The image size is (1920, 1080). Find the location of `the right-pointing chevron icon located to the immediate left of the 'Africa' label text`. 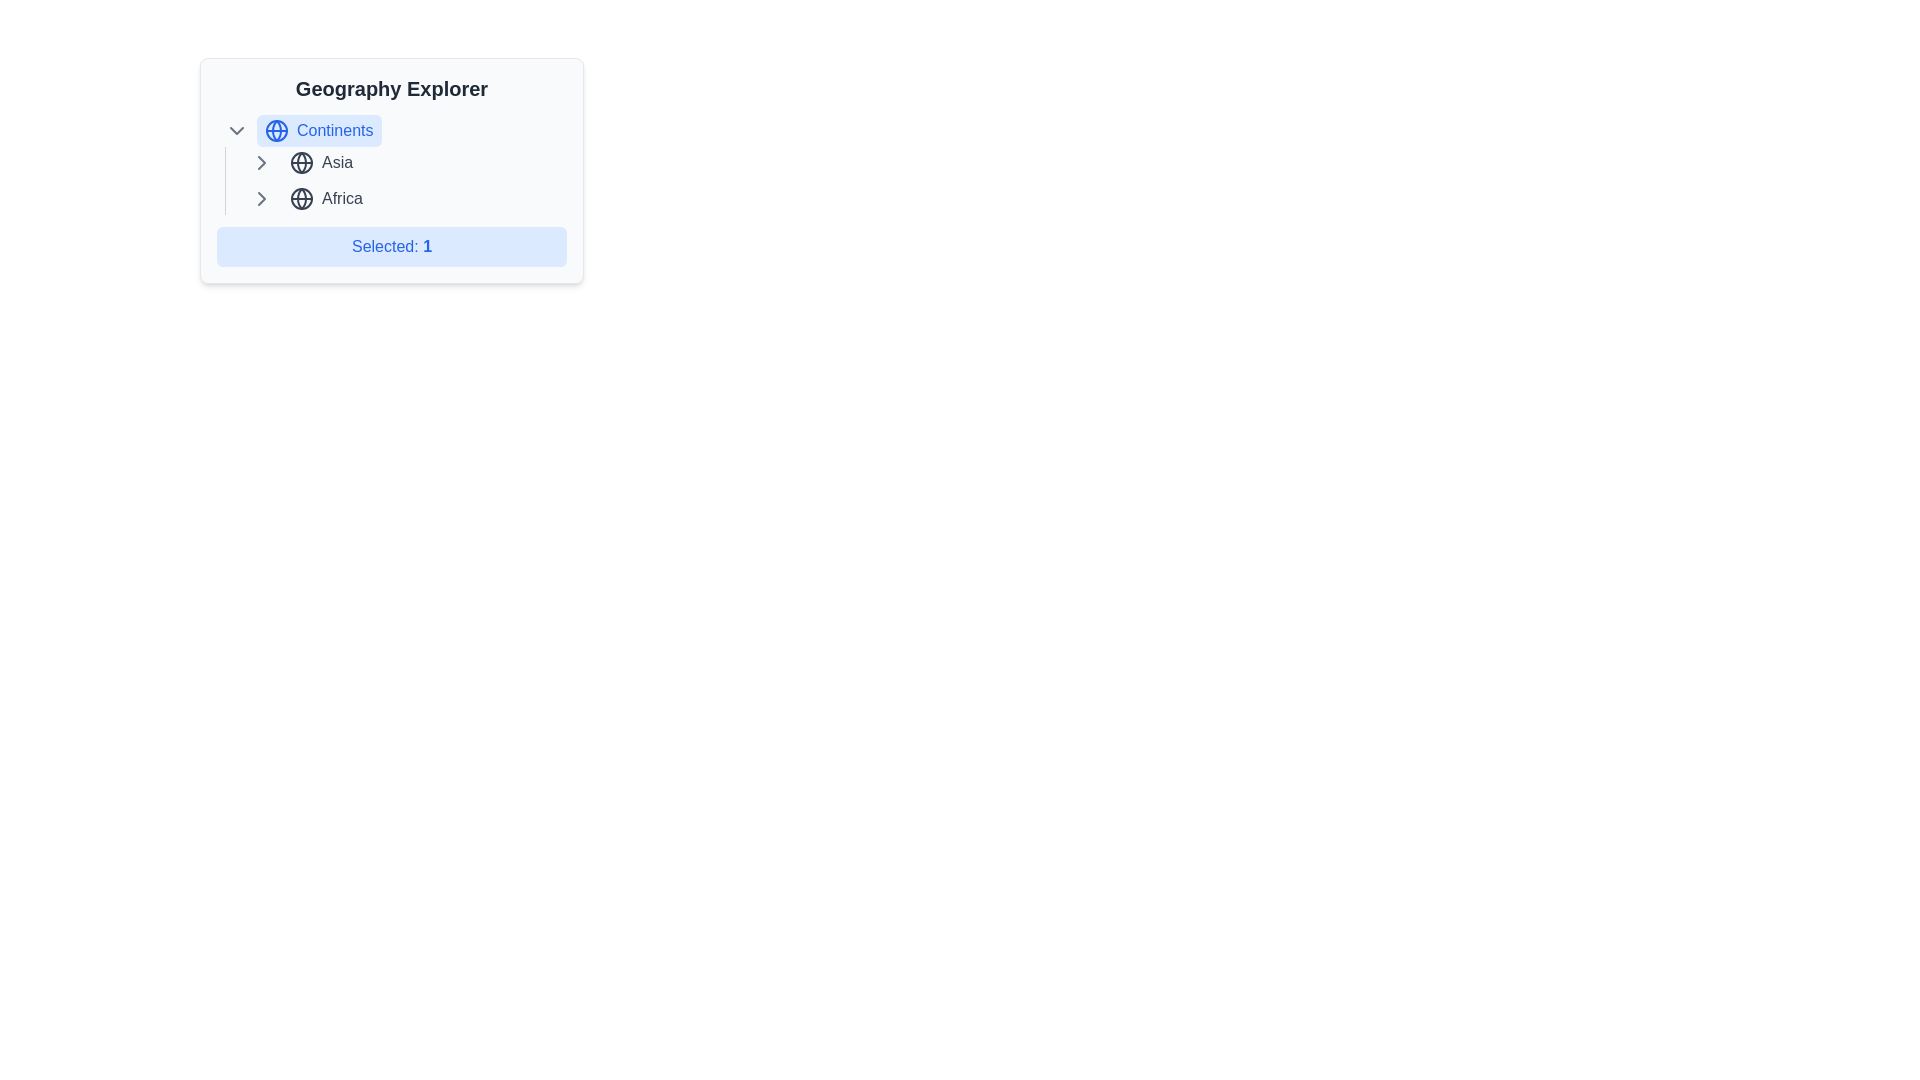

the right-pointing chevron icon located to the immediate left of the 'Africa' label text is located at coordinates (261, 199).